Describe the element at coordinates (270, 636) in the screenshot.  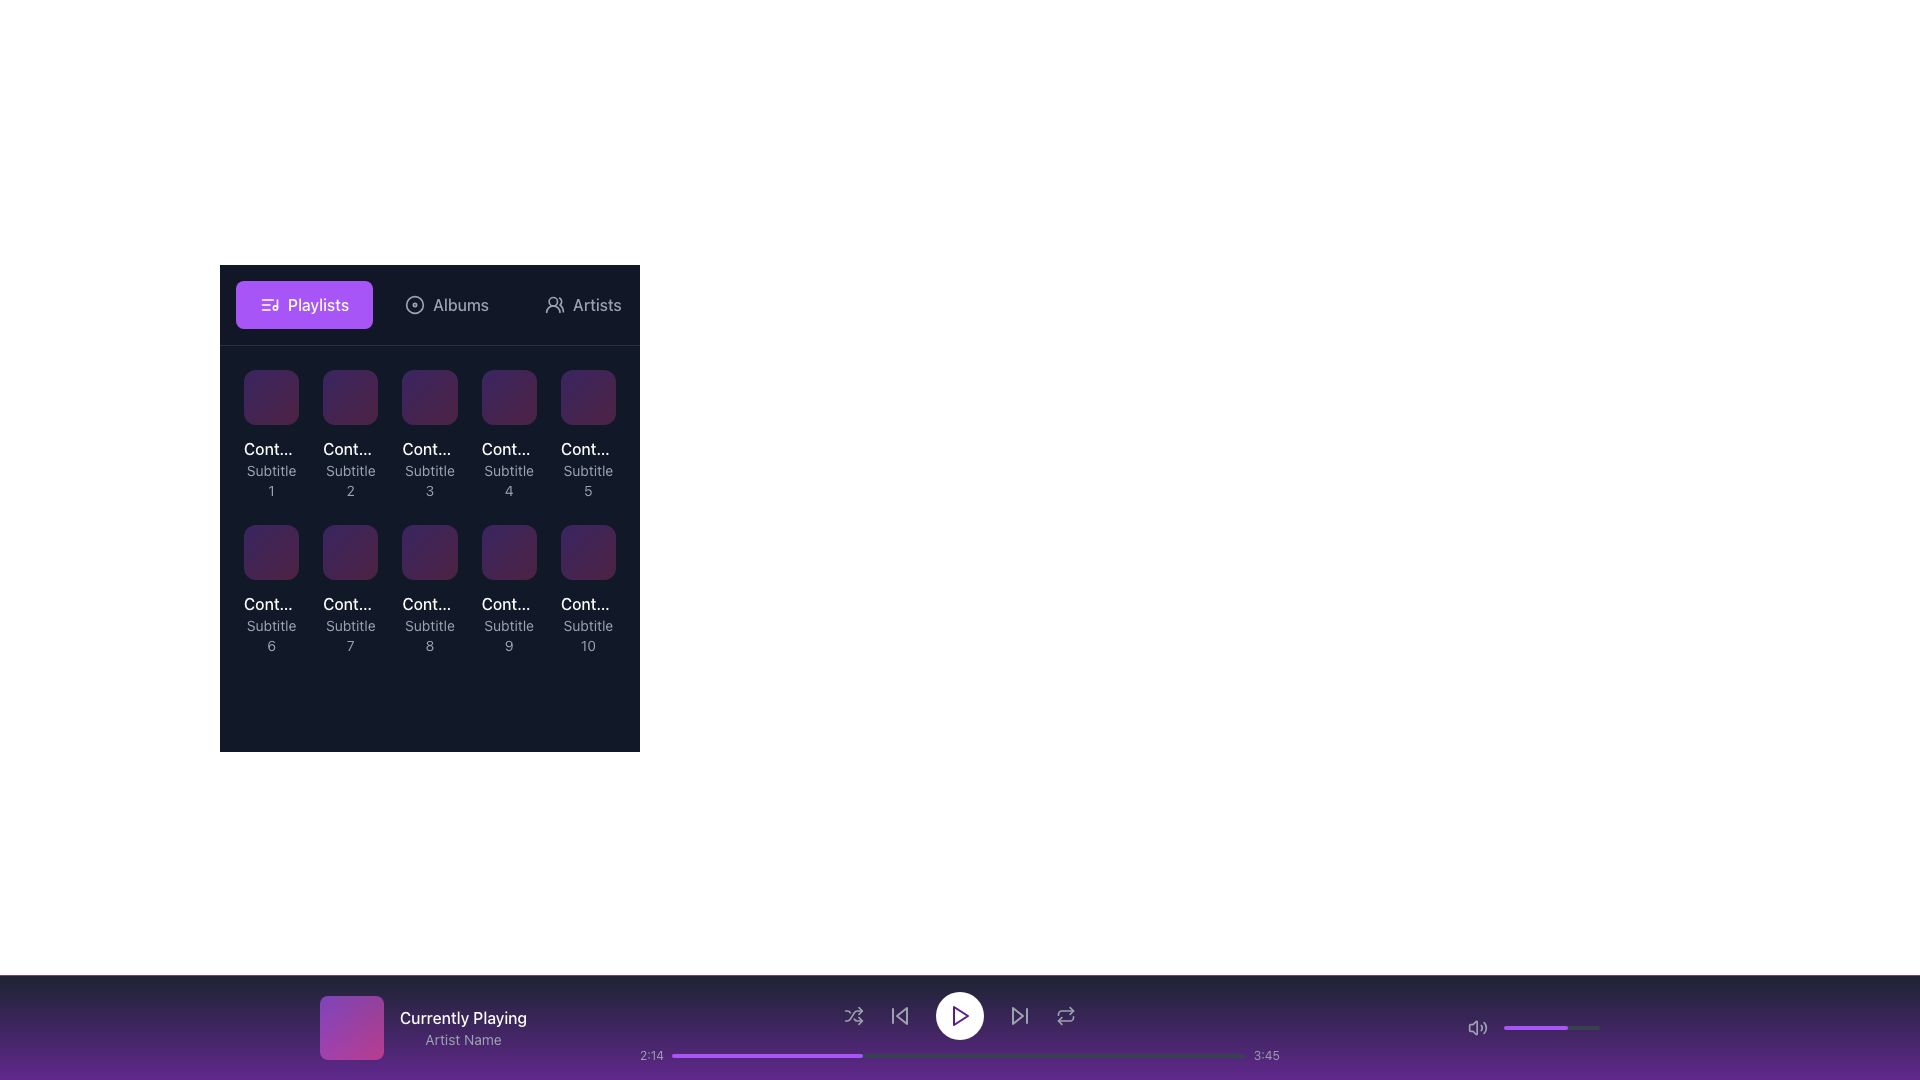
I see `the static text label displaying 'Subtitle 6', which is a small, gray font label located below 'Content Title 6' in the sixth card of the grid` at that location.